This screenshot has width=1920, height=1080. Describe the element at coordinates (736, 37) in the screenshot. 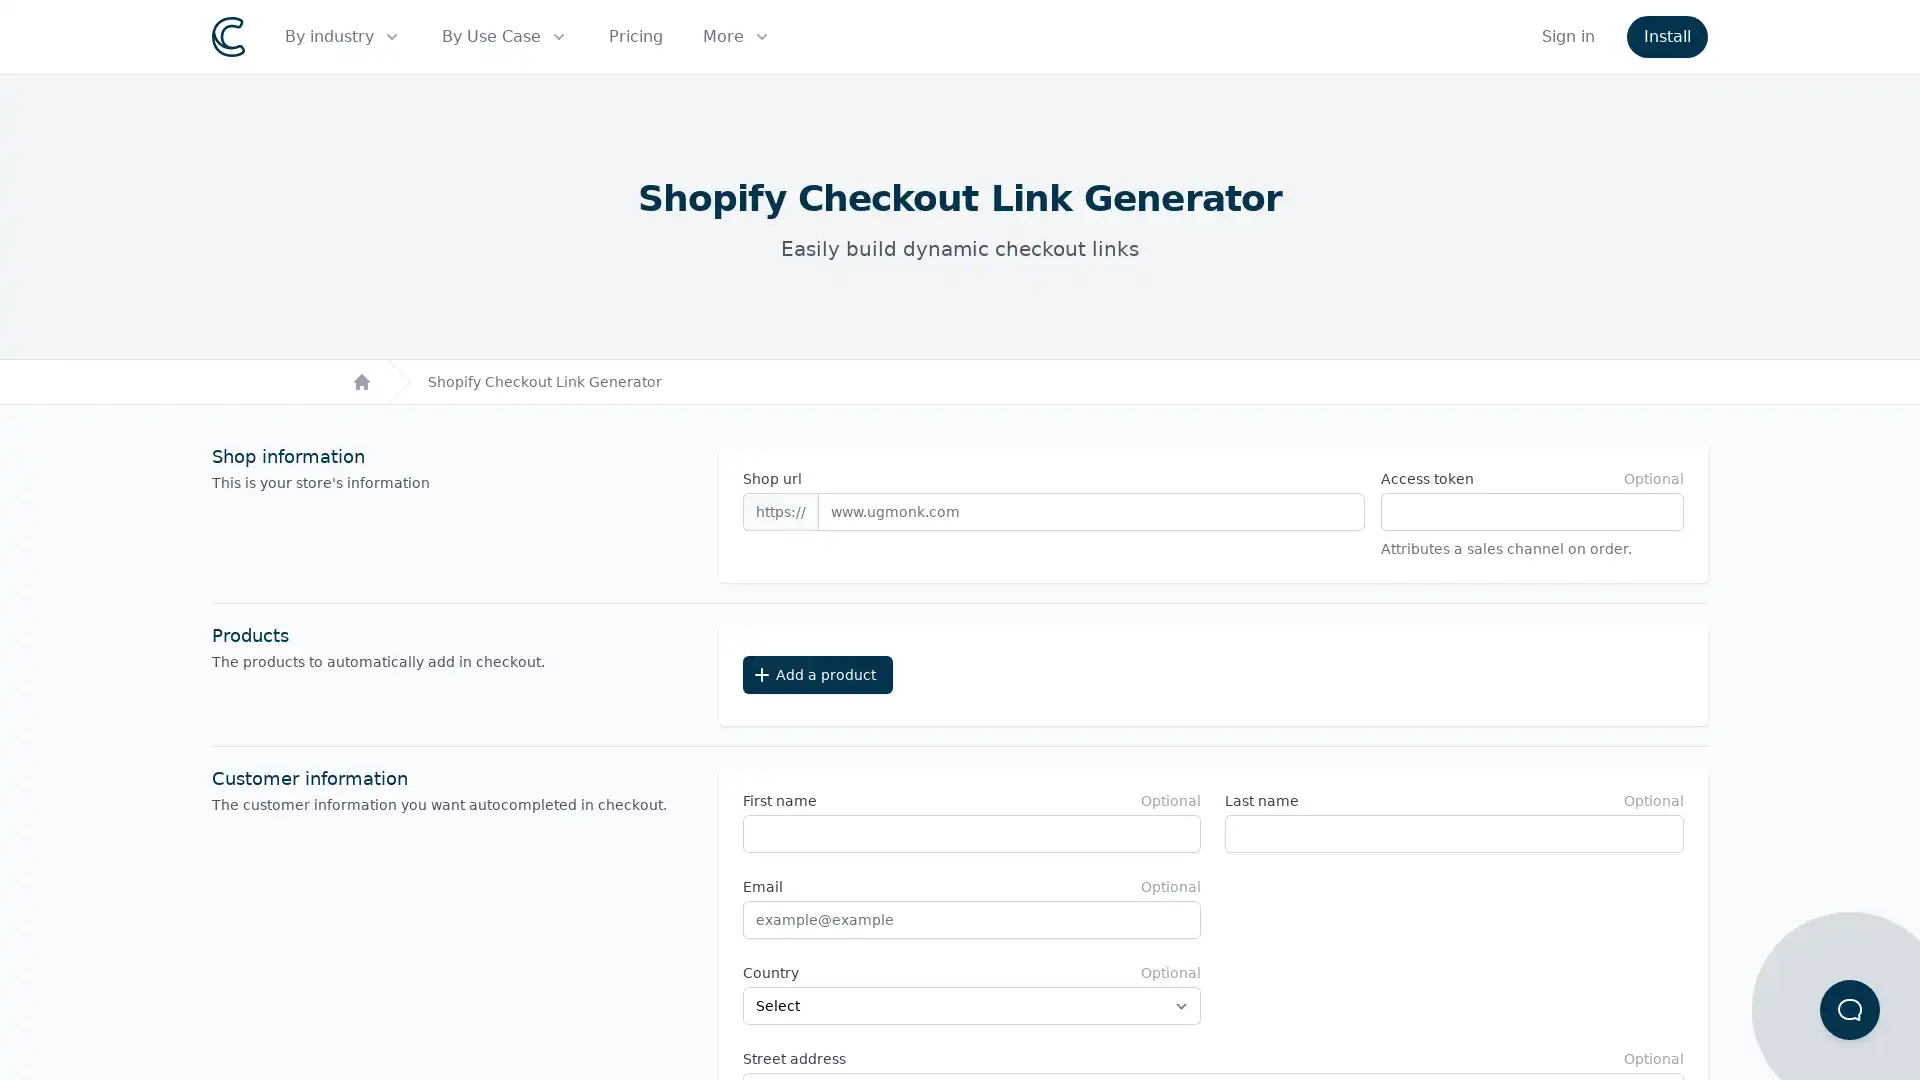

I see `More` at that location.